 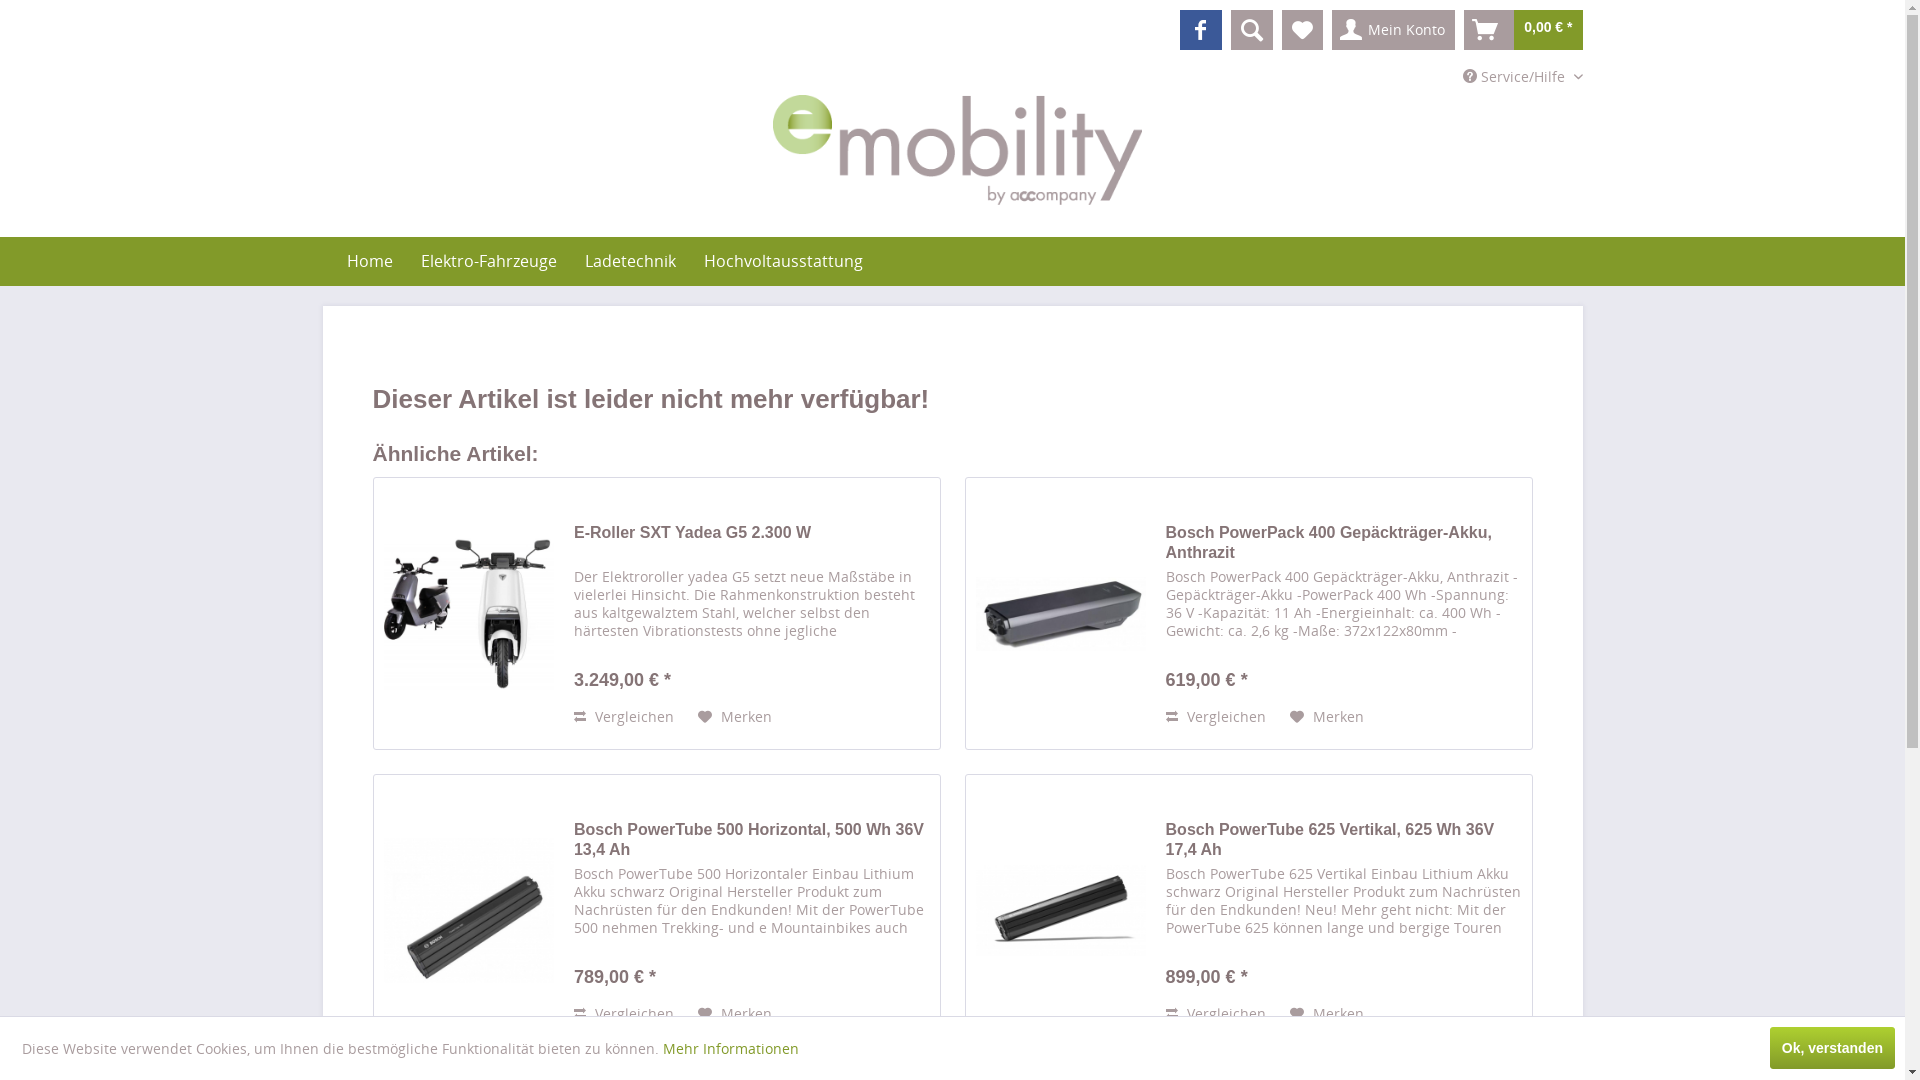 I want to click on 'Bosch PowerTube 625 Vertikal, 625 Wh 36V 17,4 Ah', so click(x=1344, y=840).